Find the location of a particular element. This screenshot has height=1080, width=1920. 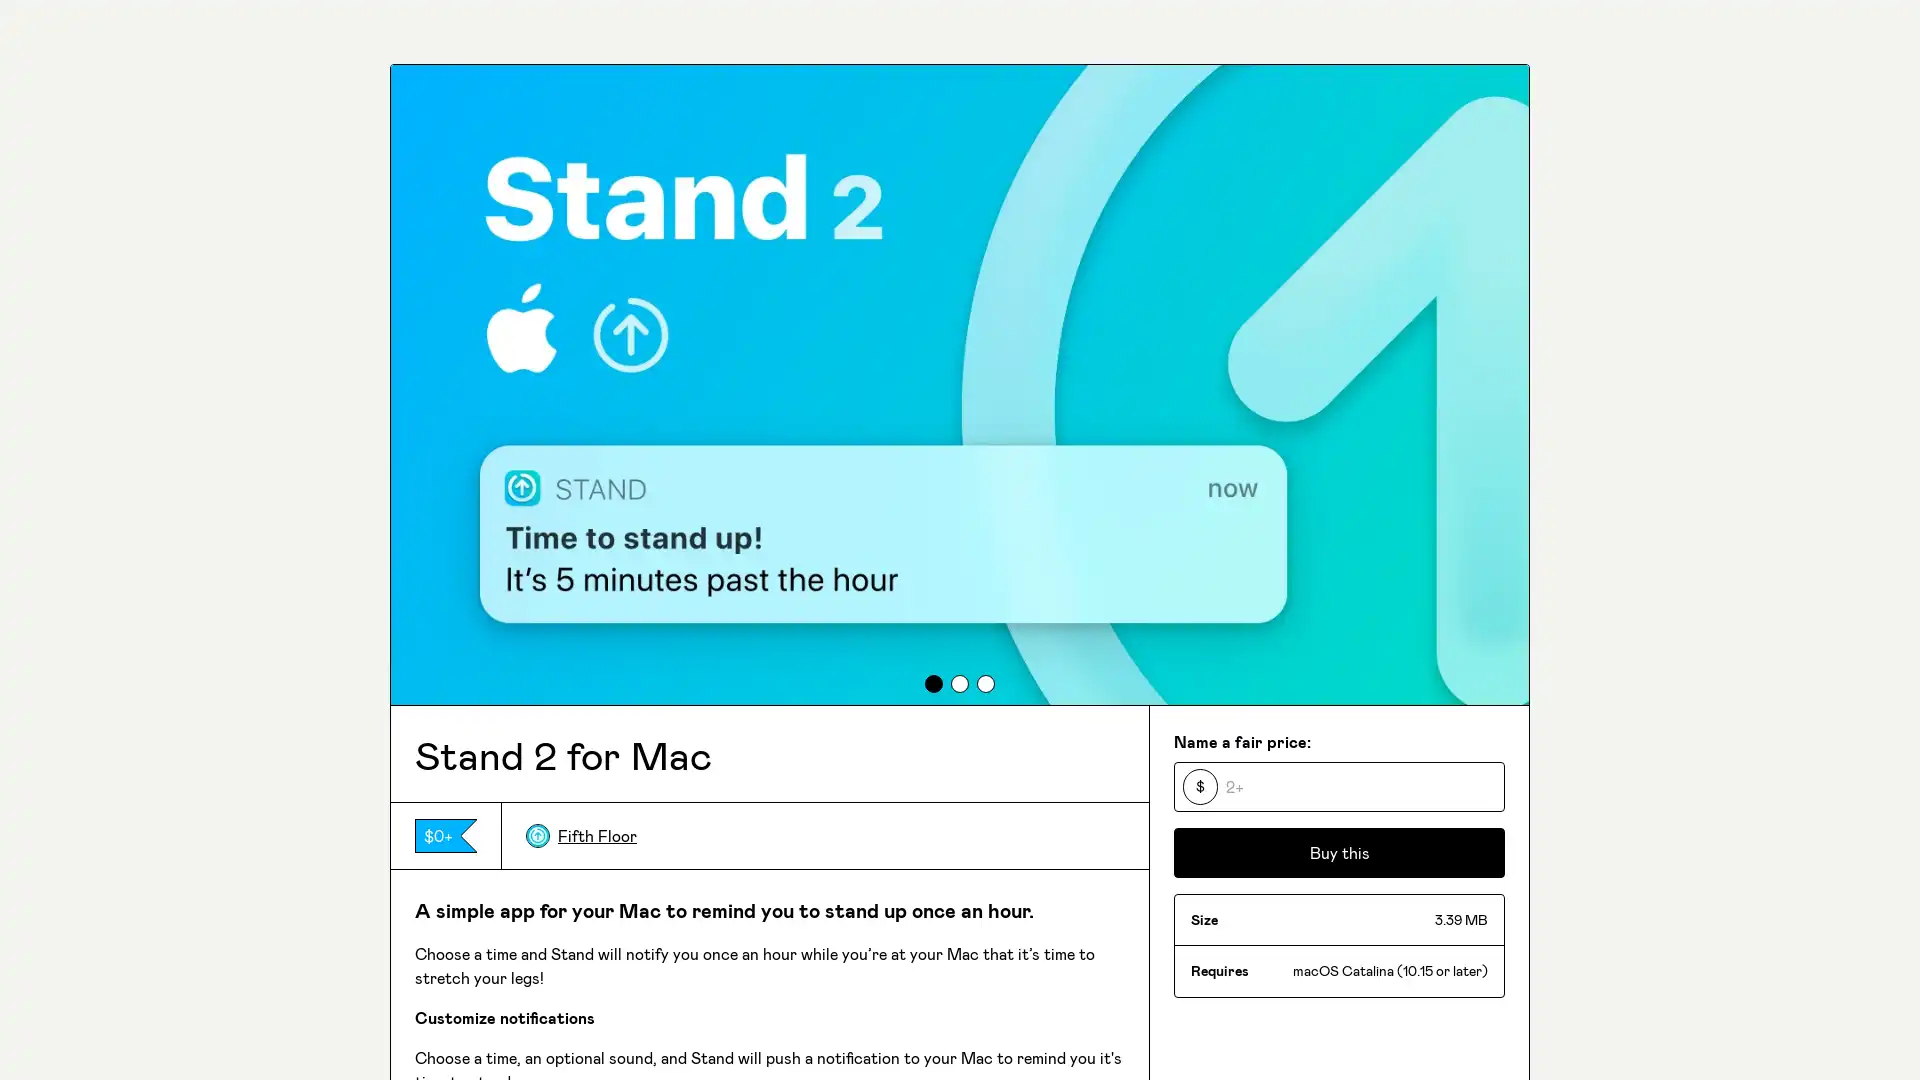

Buy this is located at coordinates (1339, 852).